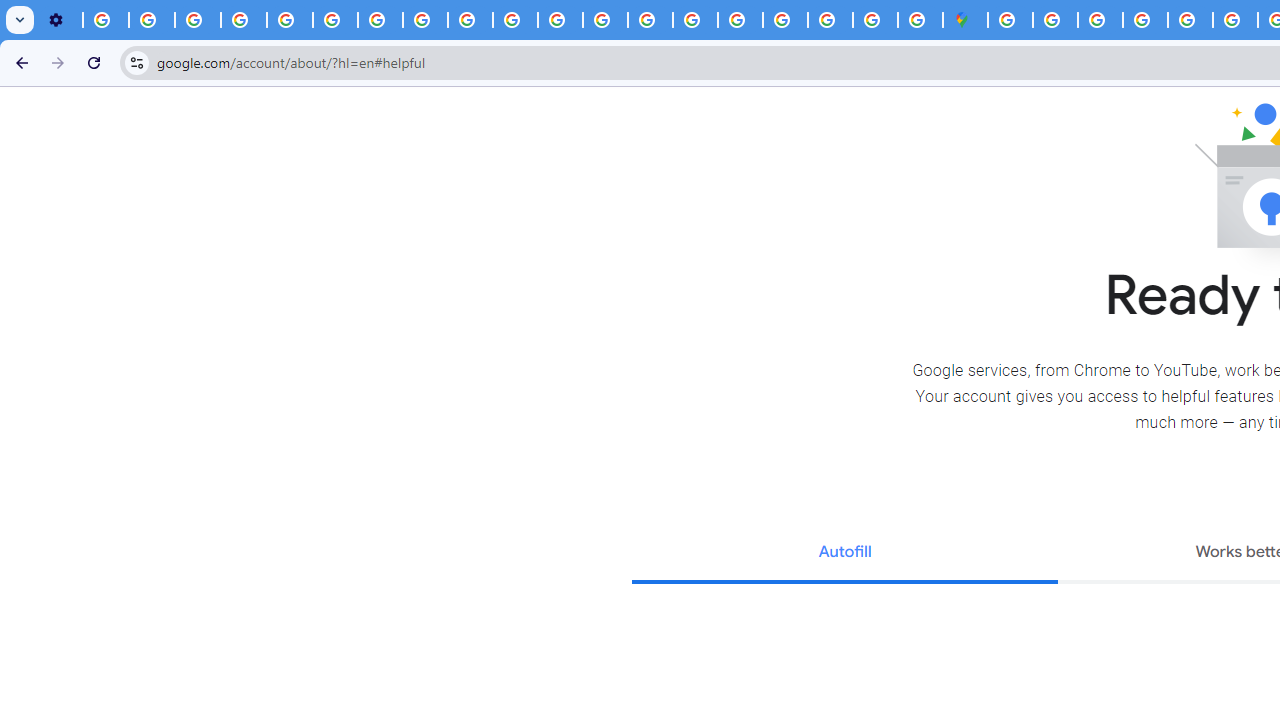 The width and height of the screenshot is (1280, 720). Describe the element at coordinates (60, 20) in the screenshot. I see `'Settings - Customize profile'` at that location.